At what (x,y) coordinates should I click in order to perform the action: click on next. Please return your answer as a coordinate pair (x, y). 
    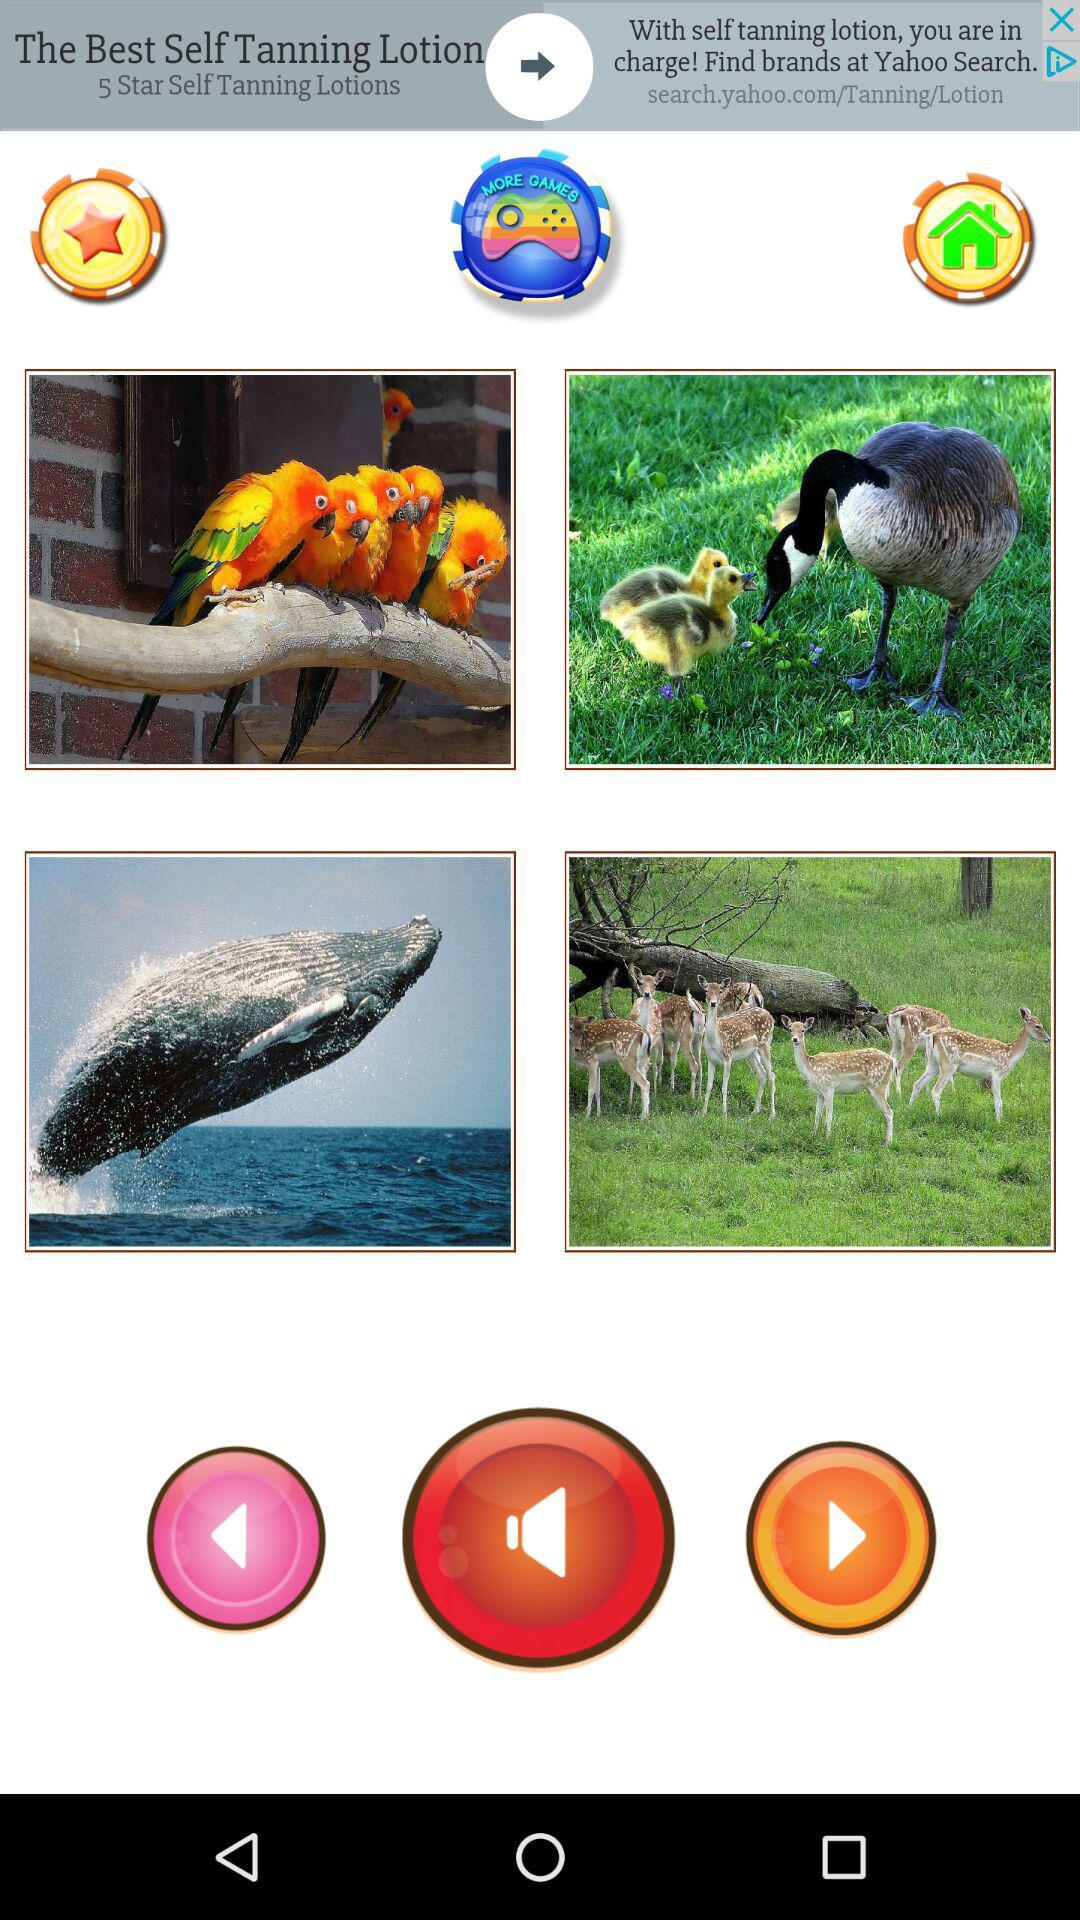
    Looking at the image, I should click on (841, 1538).